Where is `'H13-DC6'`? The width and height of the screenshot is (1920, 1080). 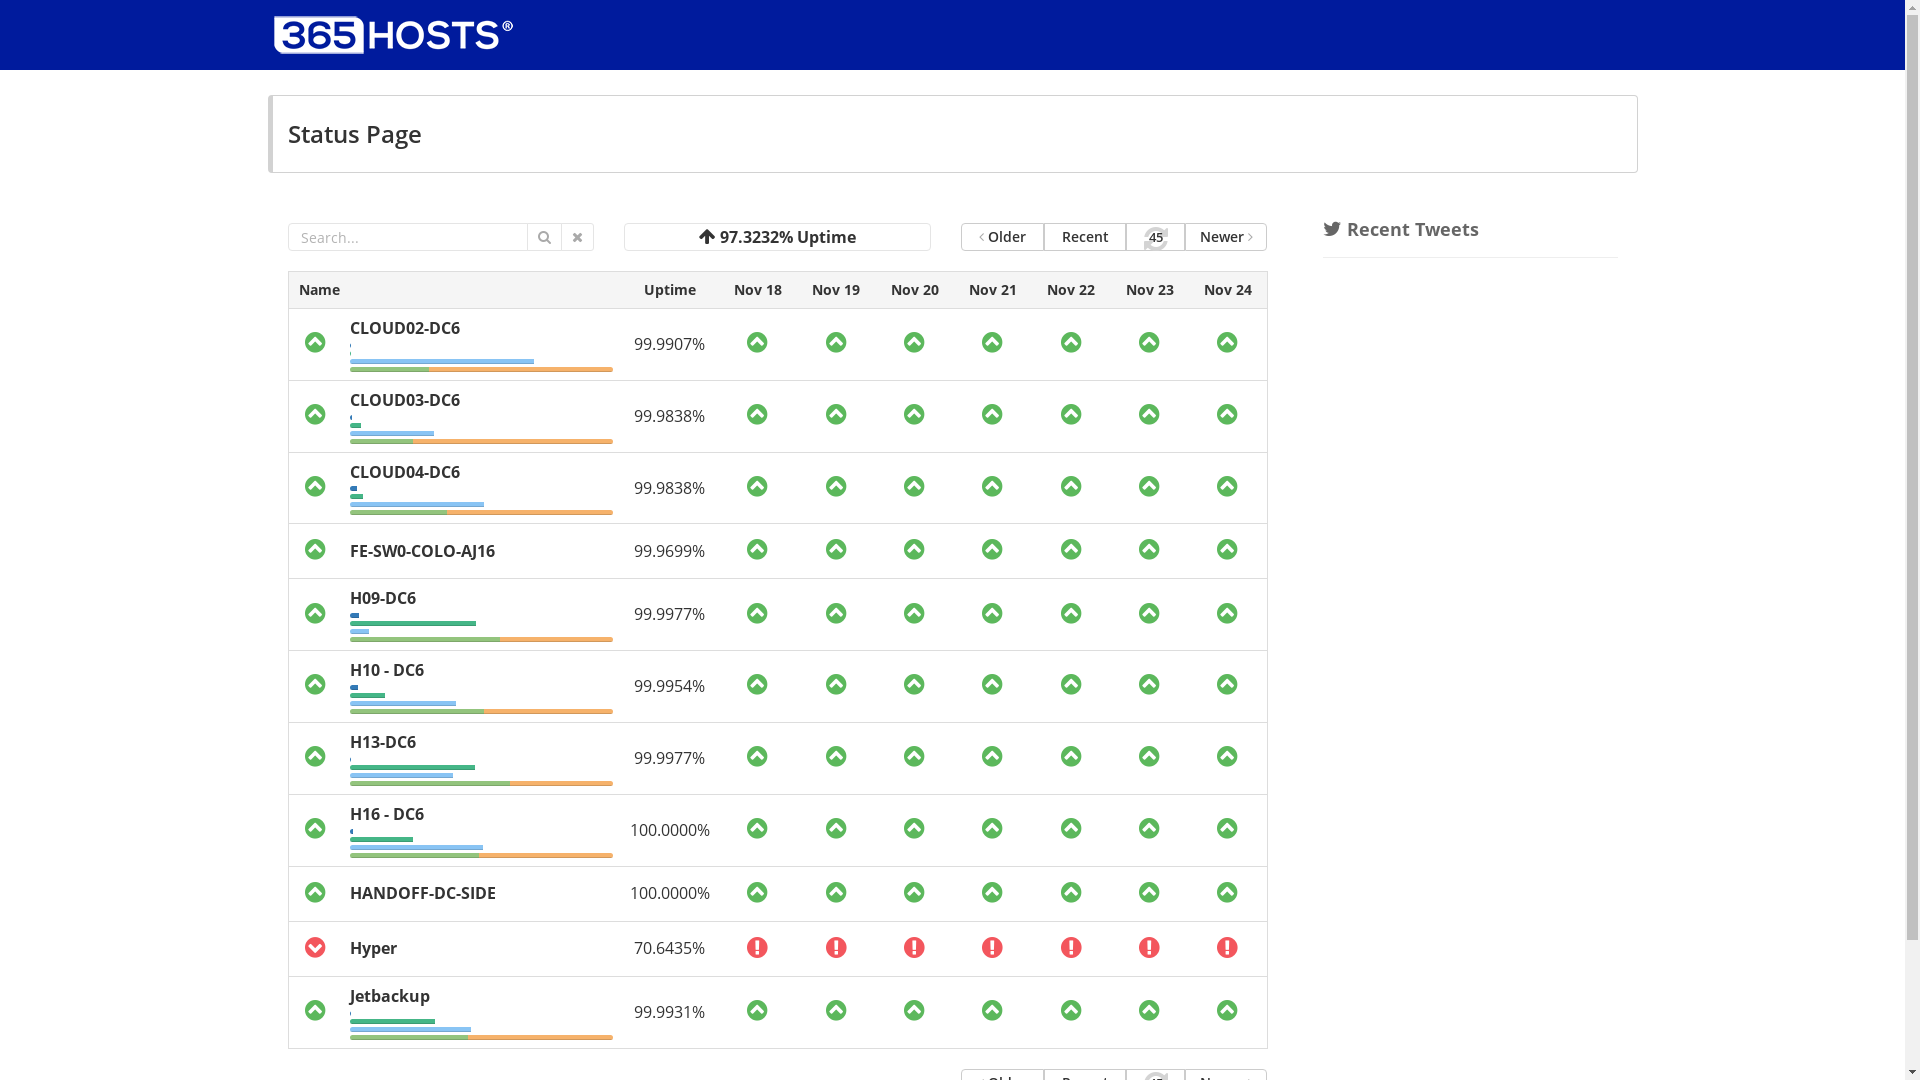 'H13-DC6' is located at coordinates (383, 741).